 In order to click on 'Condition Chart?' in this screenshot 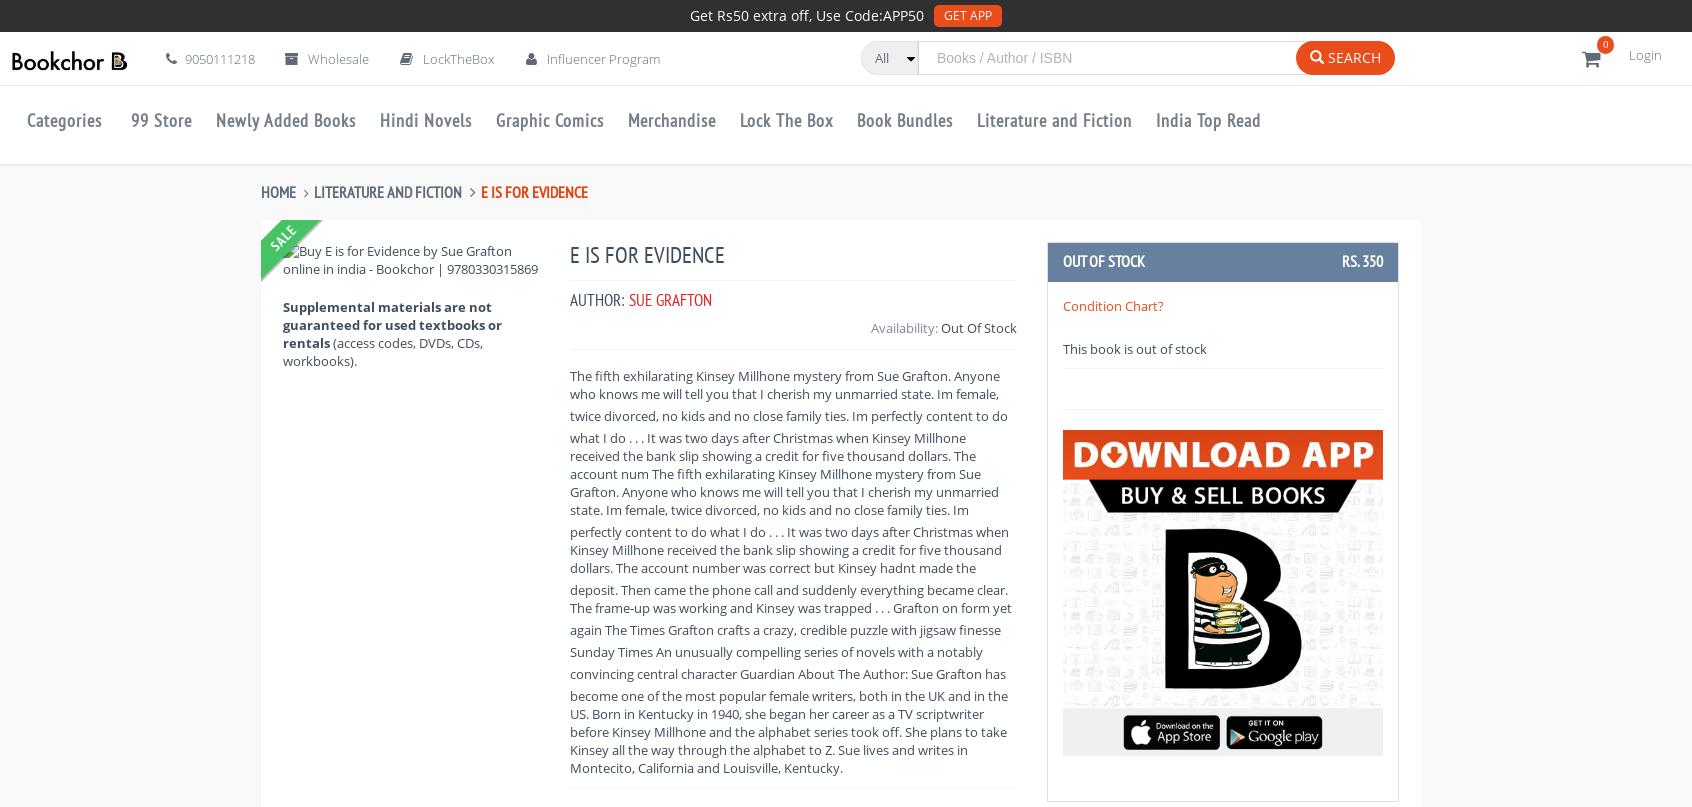, I will do `click(1063, 303)`.